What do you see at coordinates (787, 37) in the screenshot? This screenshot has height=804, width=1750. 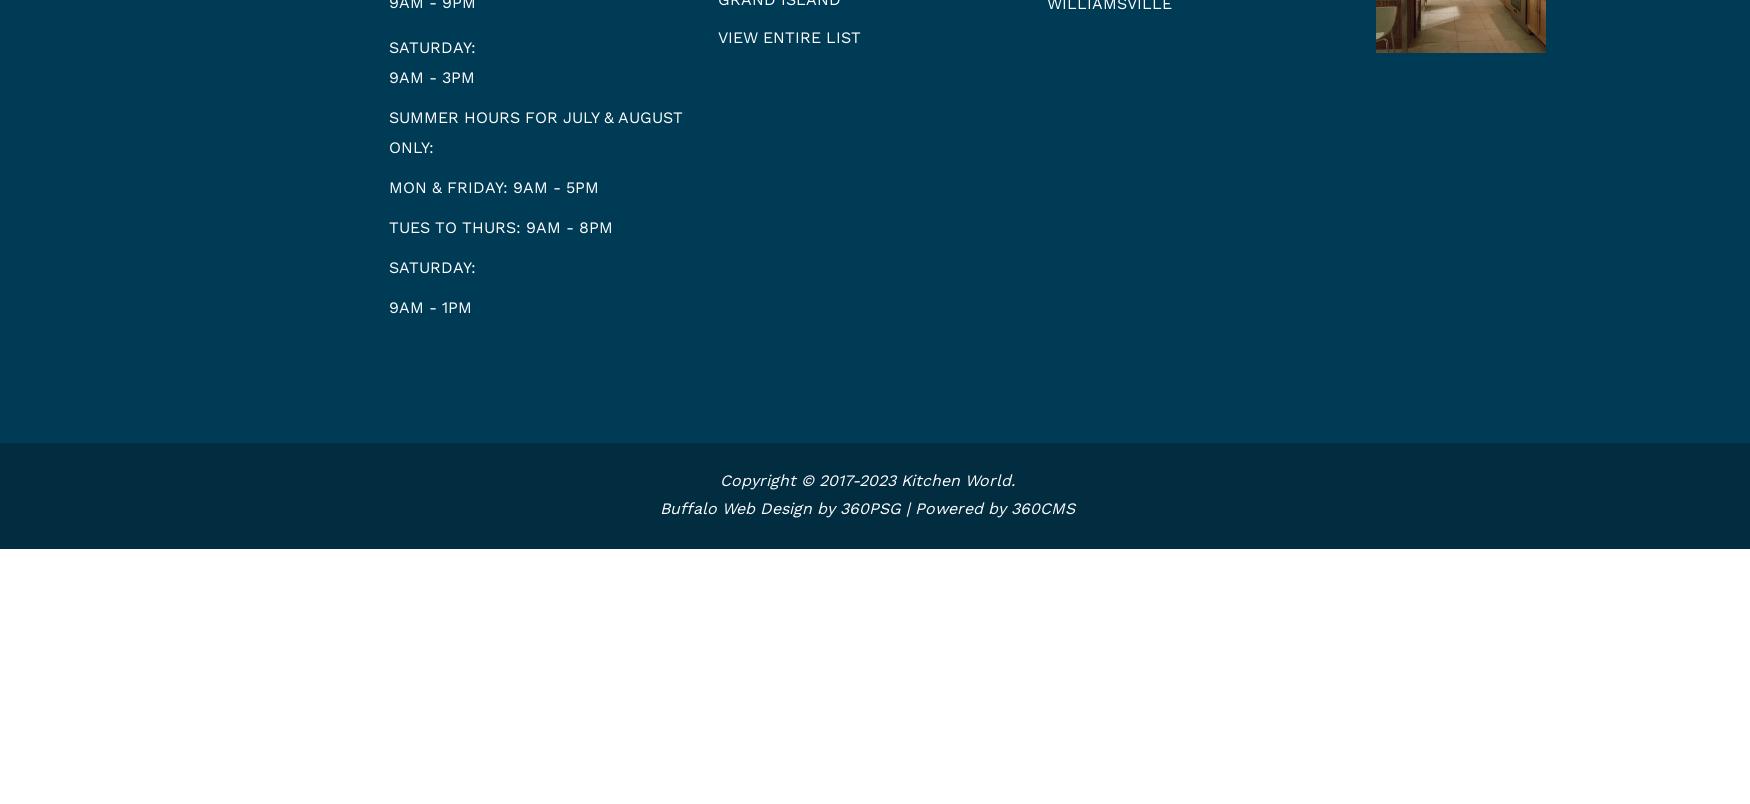 I see `'View entire list'` at bounding box center [787, 37].